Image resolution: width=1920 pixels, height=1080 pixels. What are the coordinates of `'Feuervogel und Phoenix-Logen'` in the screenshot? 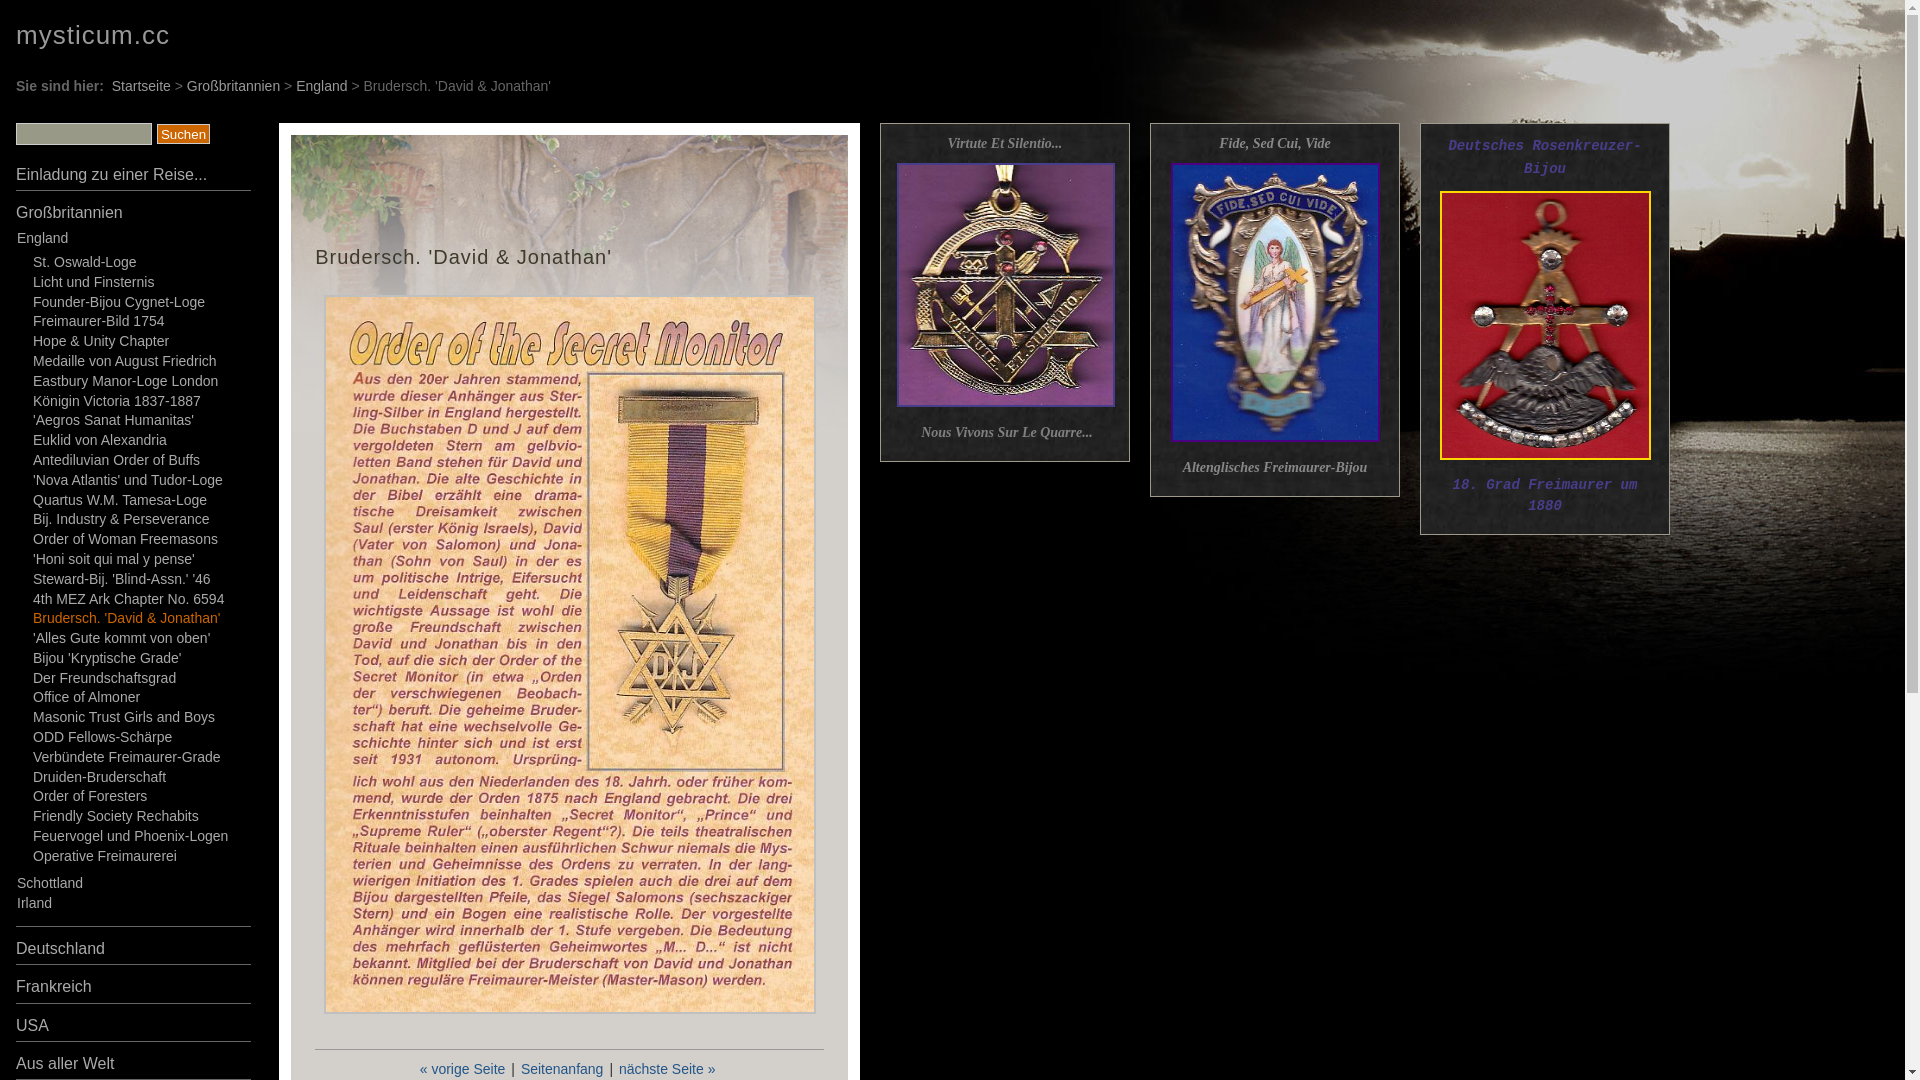 It's located at (33, 836).